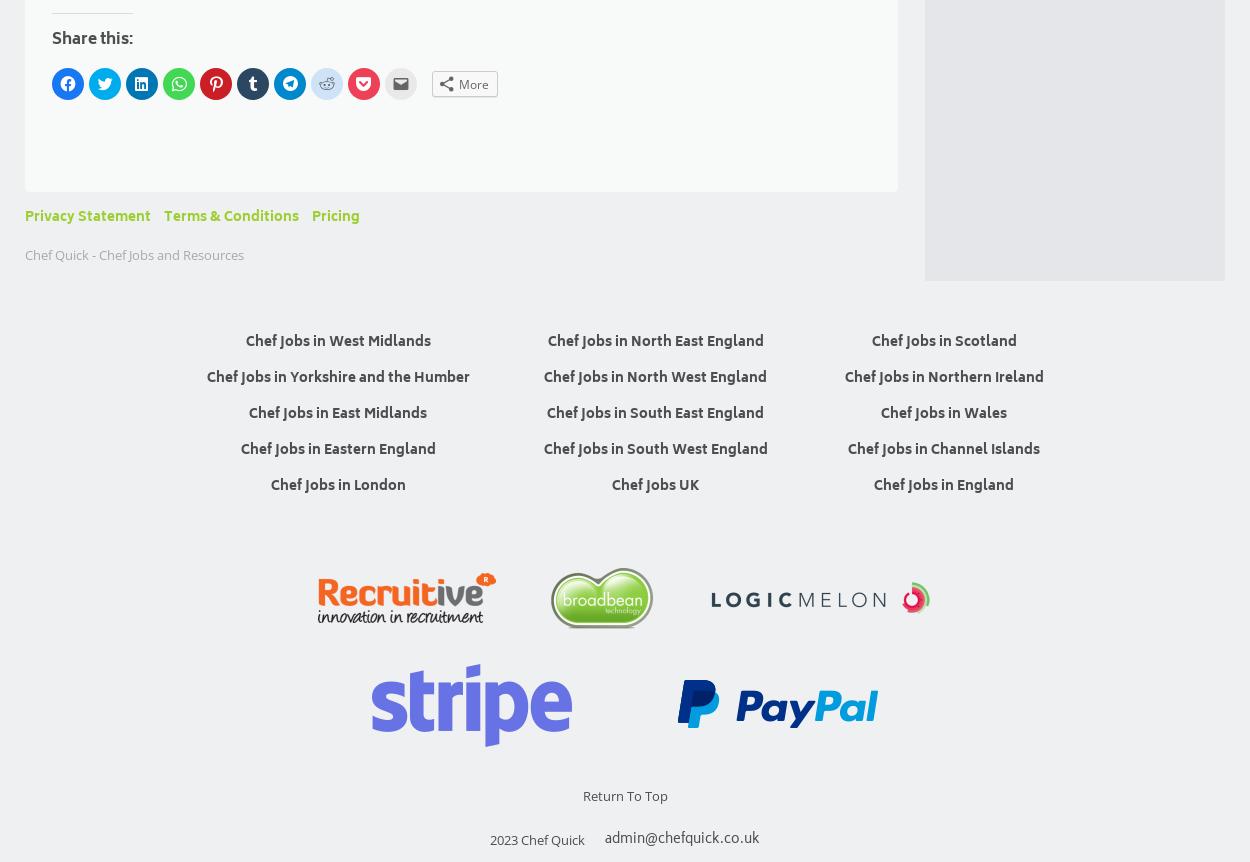  What do you see at coordinates (336, 450) in the screenshot?
I see `'Chef Jobs in Eastern England'` at bounding box center [336, 450].